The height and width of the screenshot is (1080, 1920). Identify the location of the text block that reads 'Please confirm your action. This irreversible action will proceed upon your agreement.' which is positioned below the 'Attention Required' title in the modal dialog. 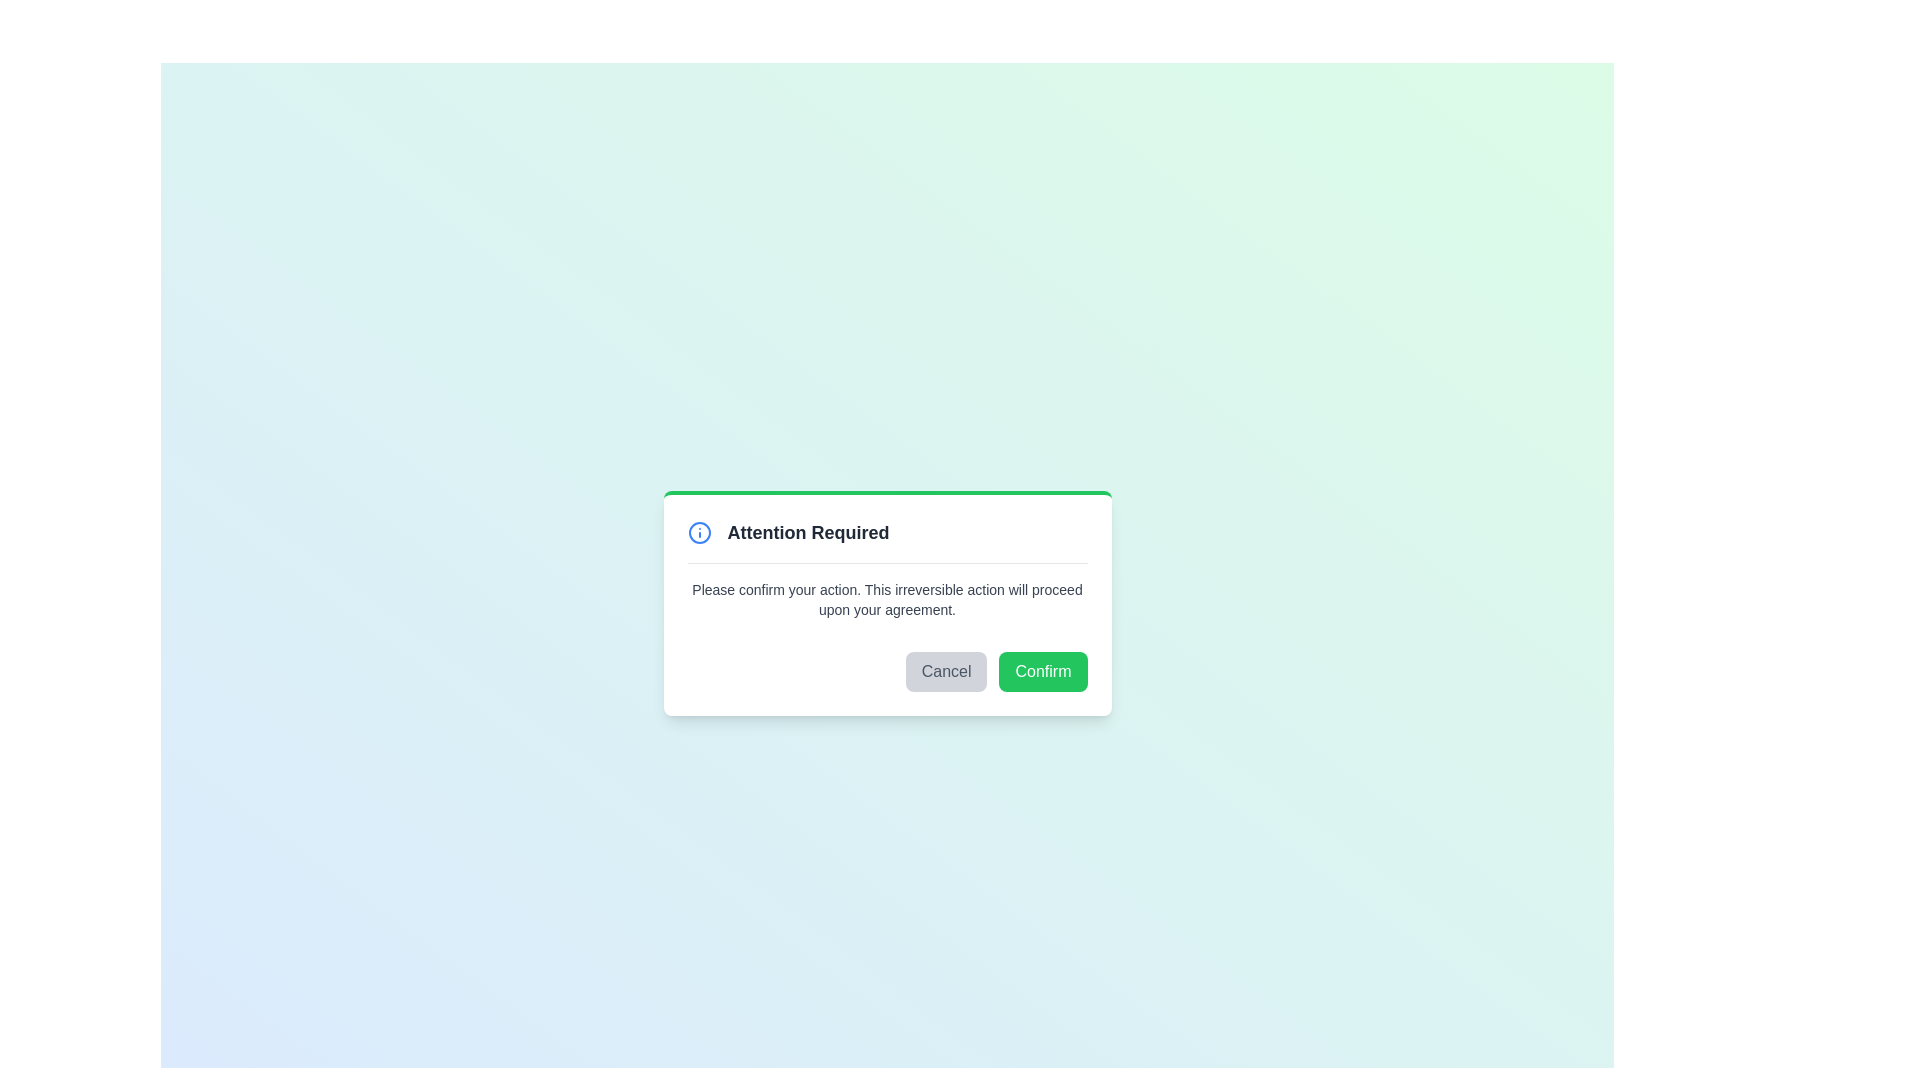
(886, 598).